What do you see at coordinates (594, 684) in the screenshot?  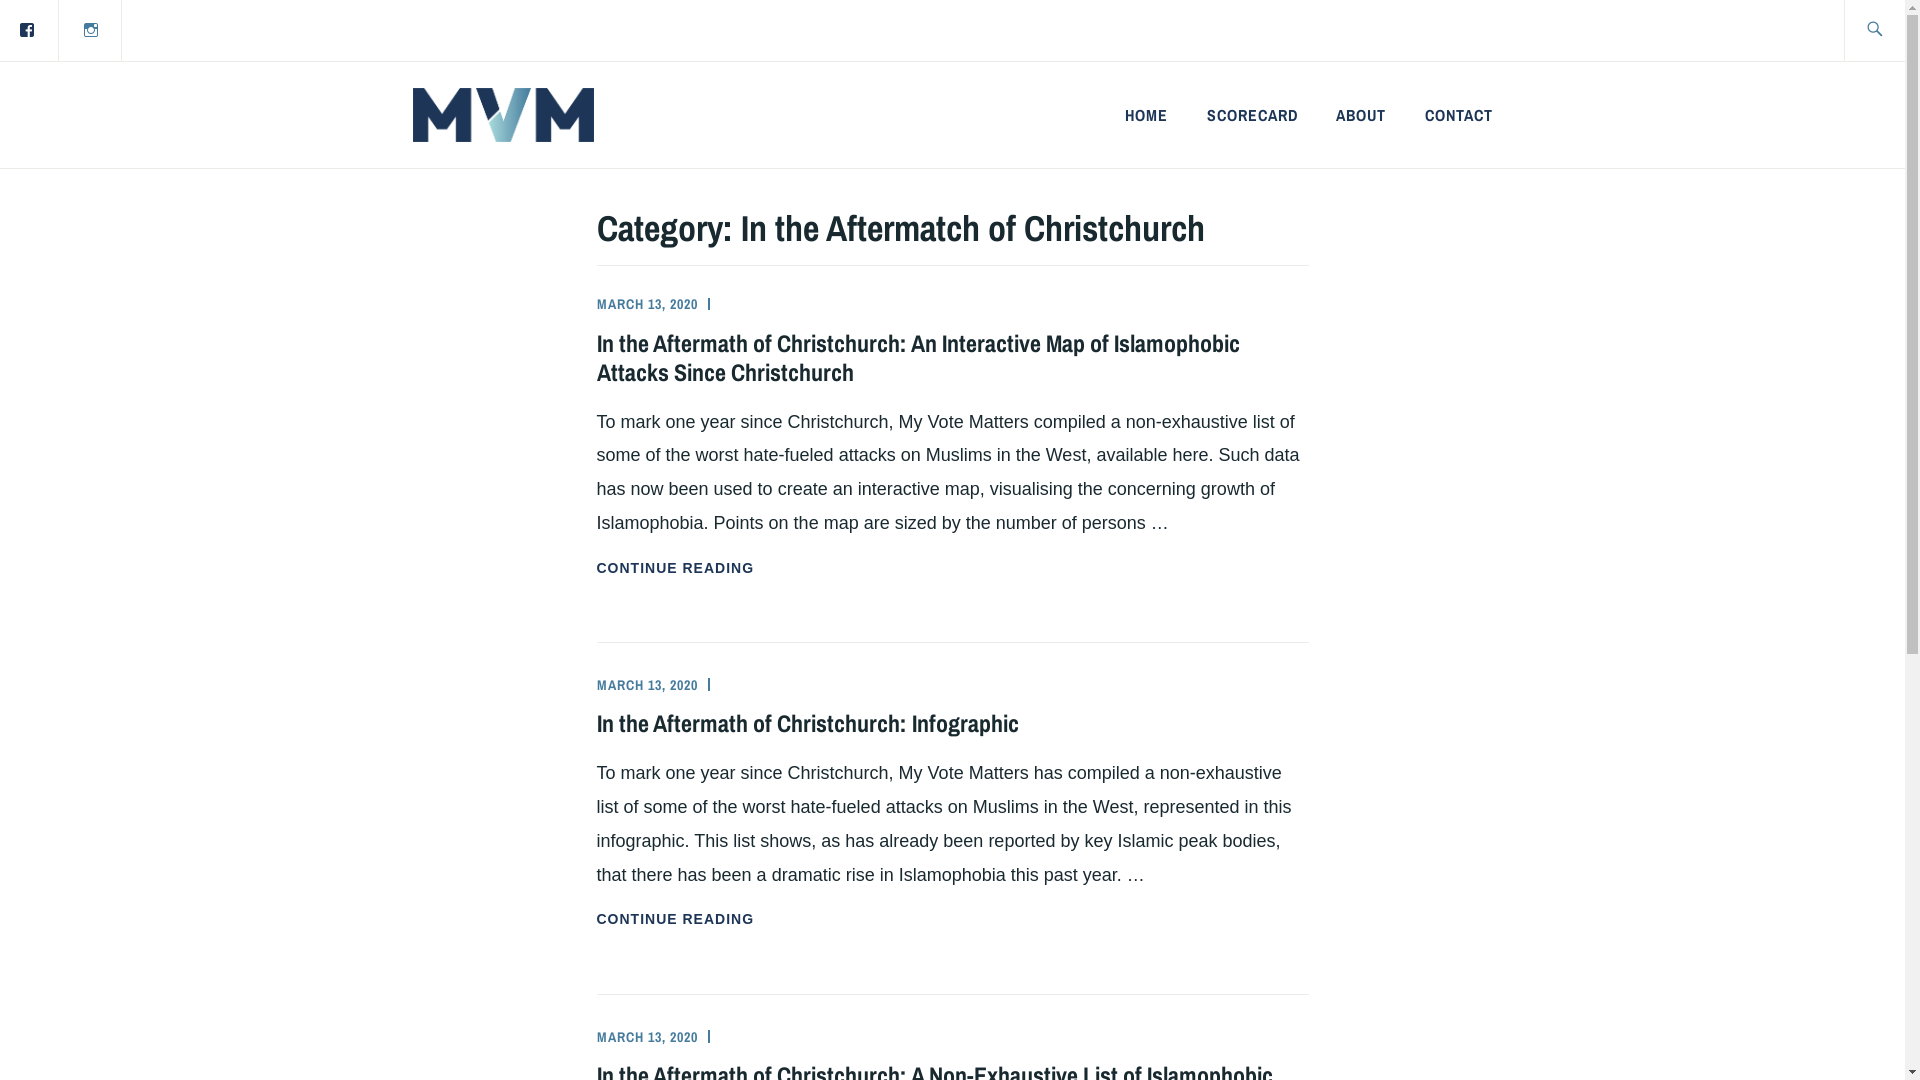 I see `'MARCH 13, 2020'` at bounding box center [594, 684].